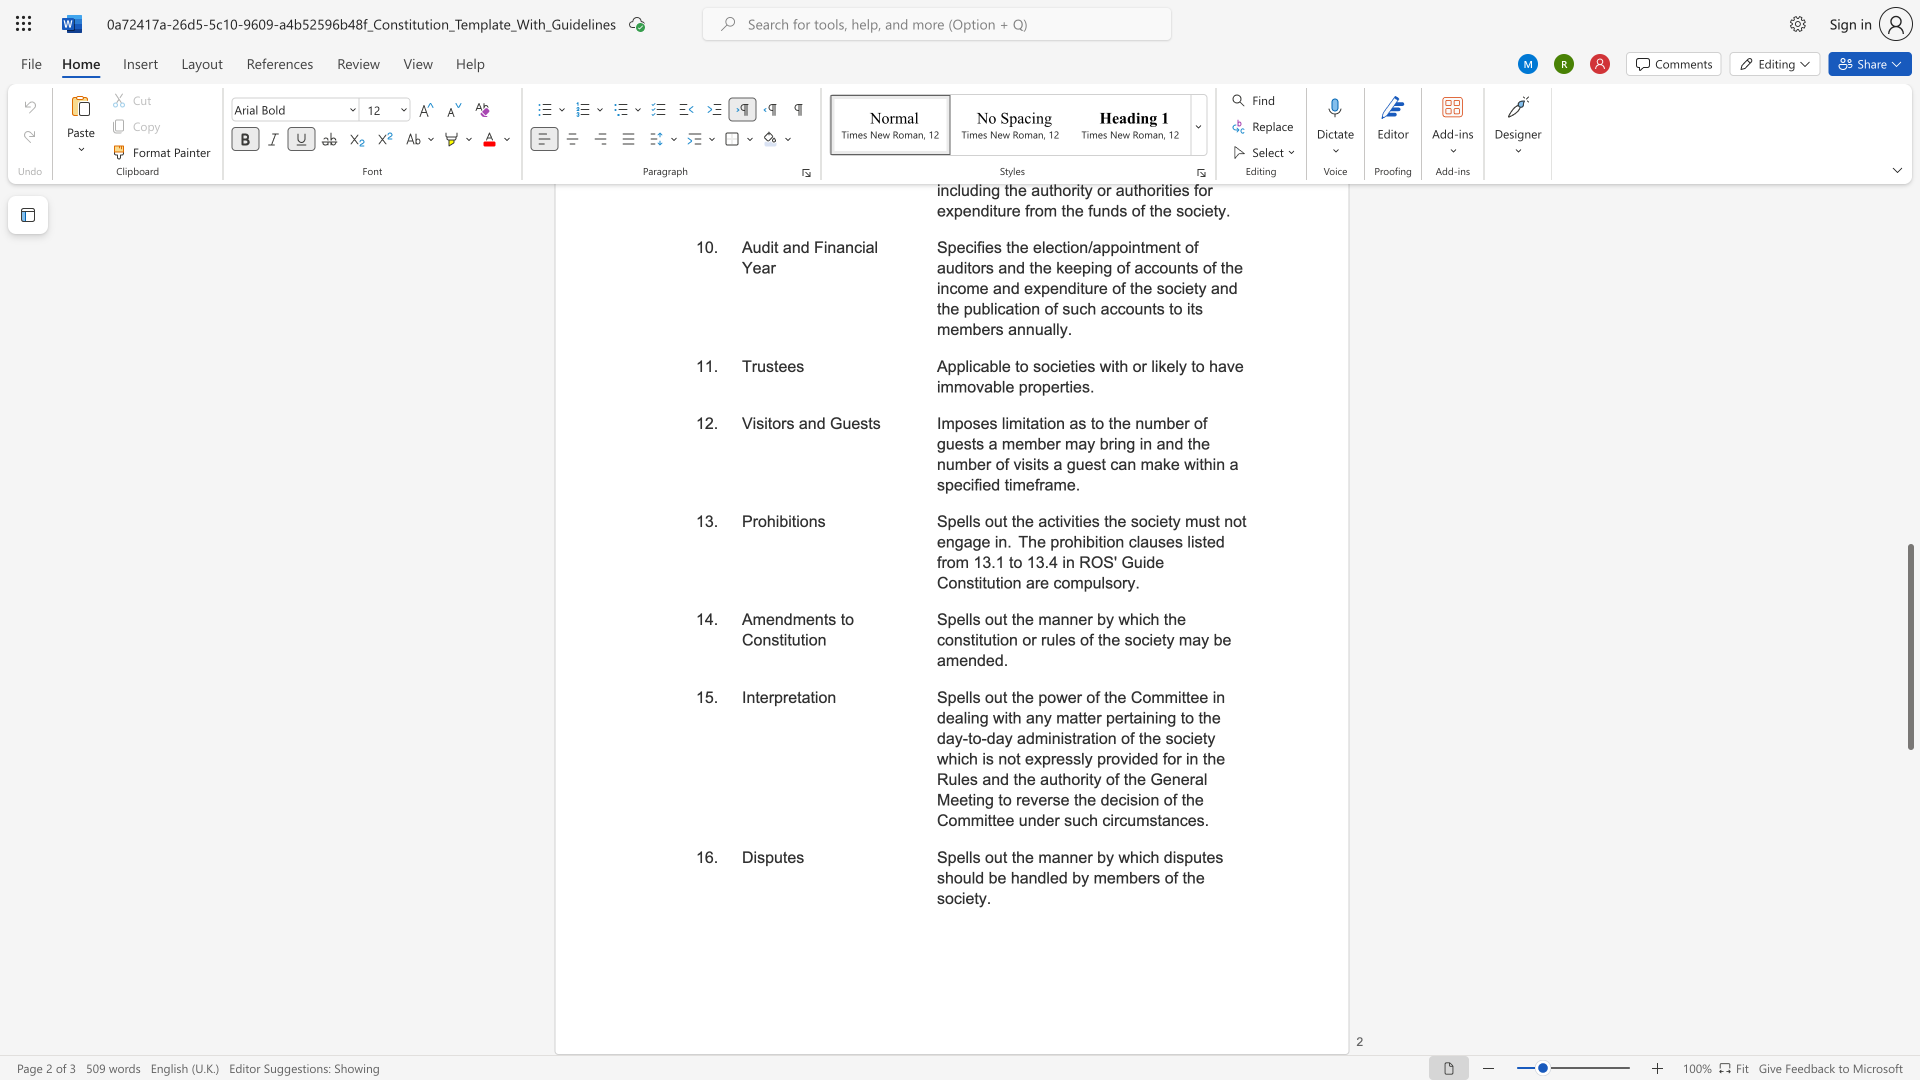 The height and width of the screenshot is (1080, 1920). I want to click on the subset text "out the manner by wh" within the text "Spells out the manner by which the constitution or rules of the society may be amended.", so click(984, 618).